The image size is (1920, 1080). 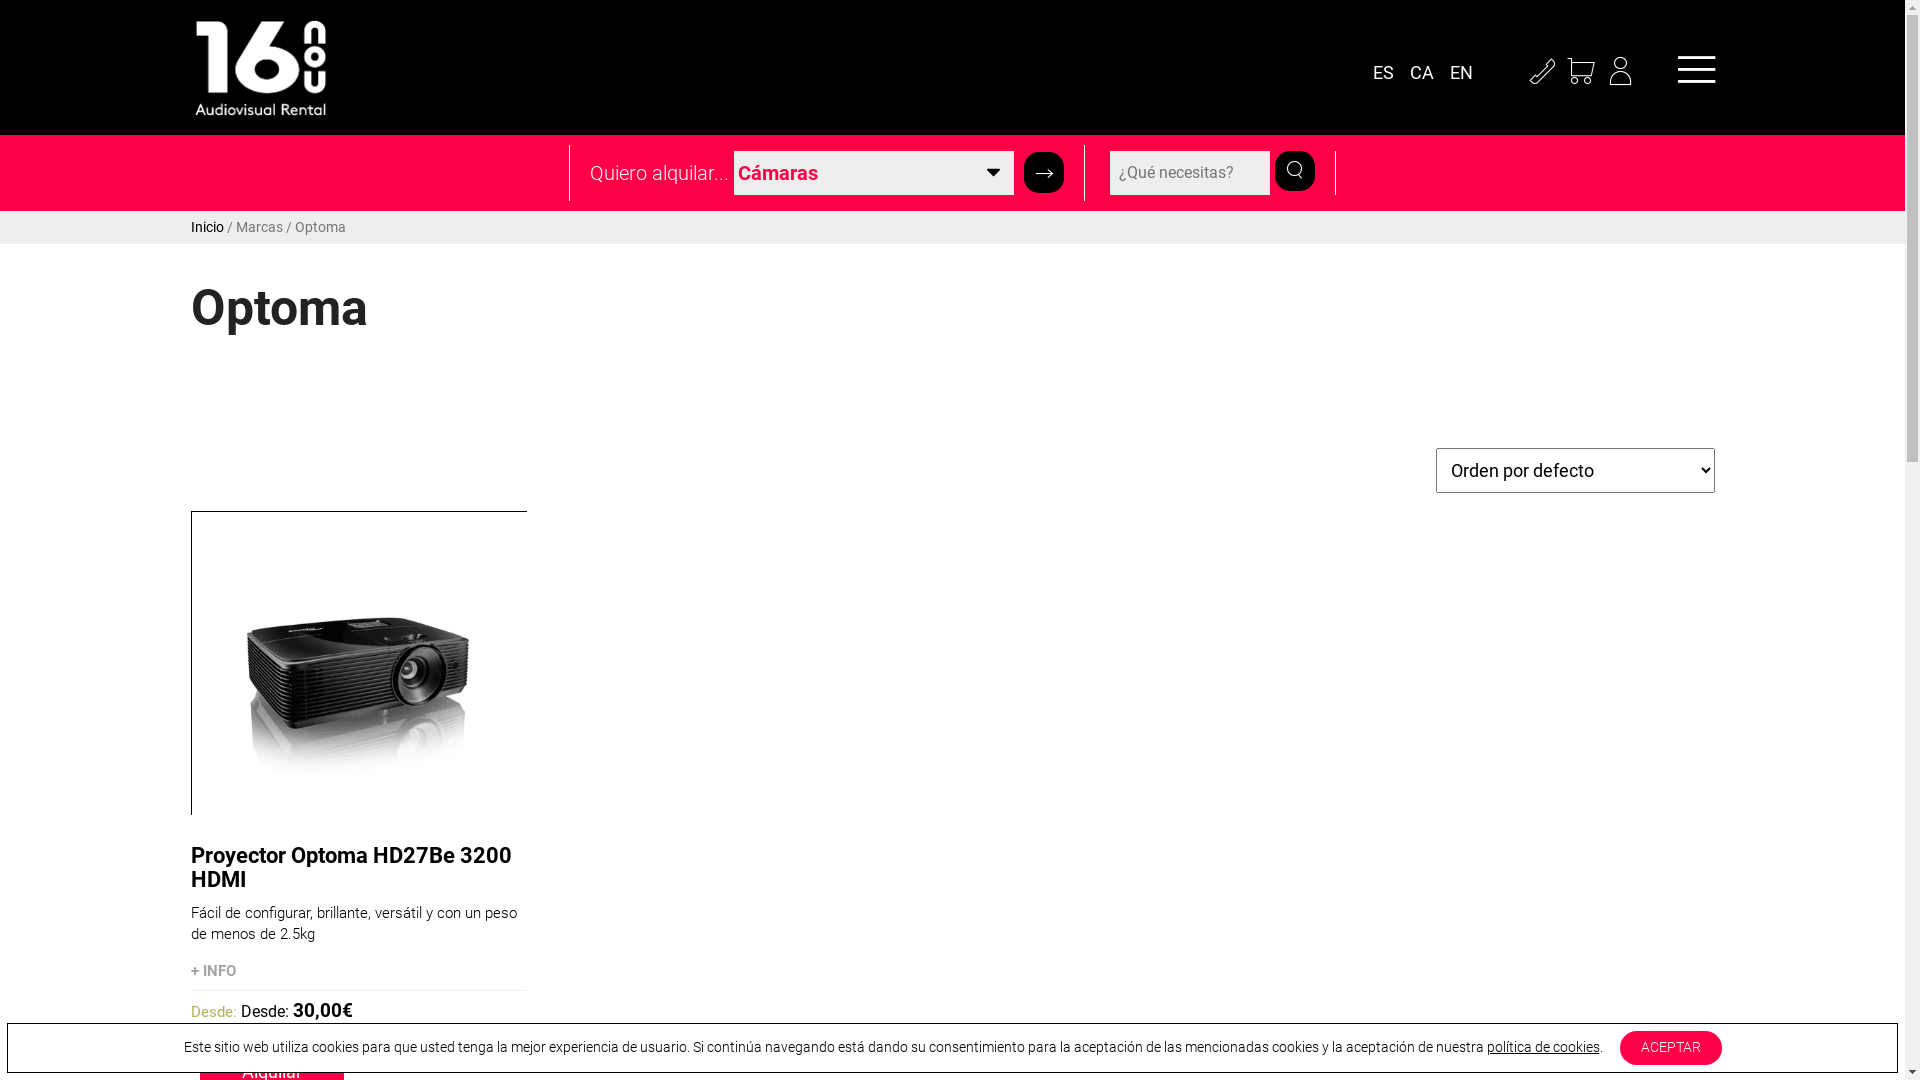 I want to click on 'Mi cuenta', so click(x=1602, y=72).